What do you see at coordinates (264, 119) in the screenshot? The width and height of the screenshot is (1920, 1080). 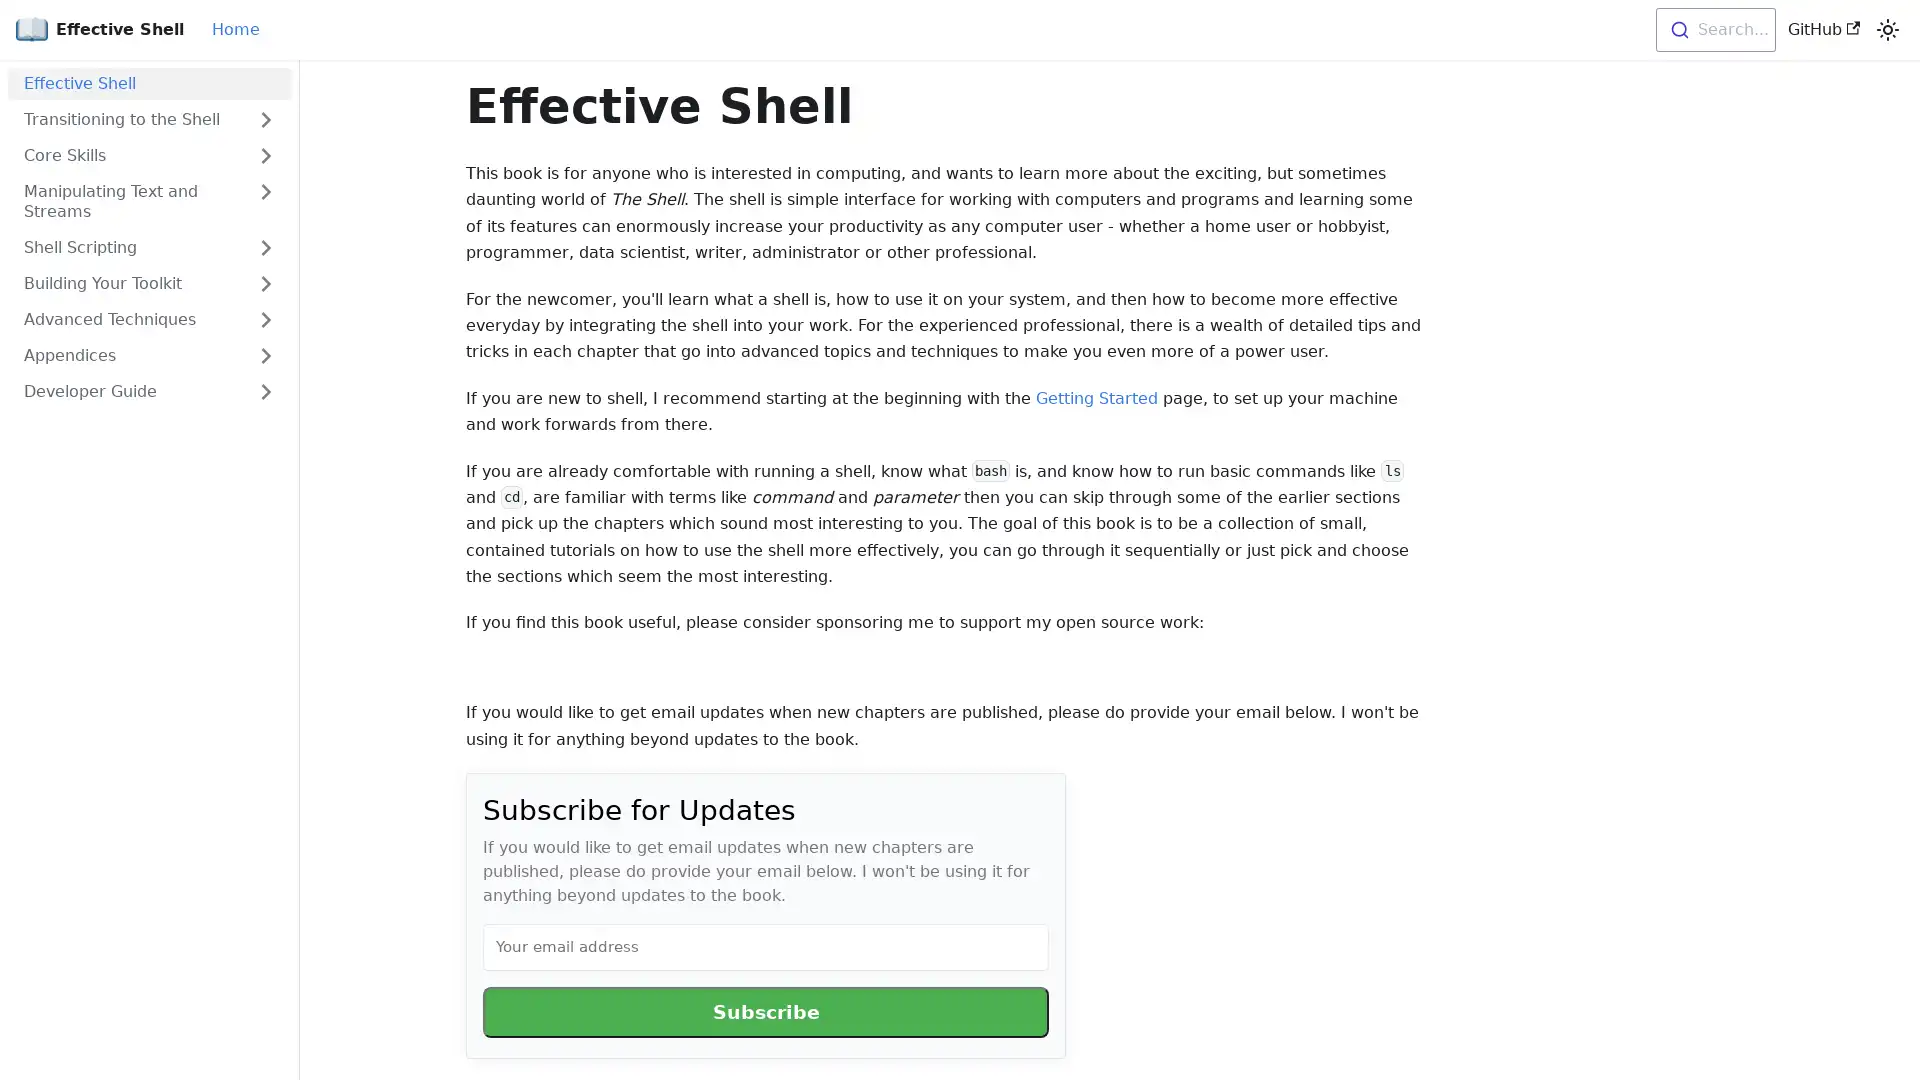 I see `Toggle the collapsible sidebar category 'Transitioning to the Shell'` at bounding box center [264, 119].